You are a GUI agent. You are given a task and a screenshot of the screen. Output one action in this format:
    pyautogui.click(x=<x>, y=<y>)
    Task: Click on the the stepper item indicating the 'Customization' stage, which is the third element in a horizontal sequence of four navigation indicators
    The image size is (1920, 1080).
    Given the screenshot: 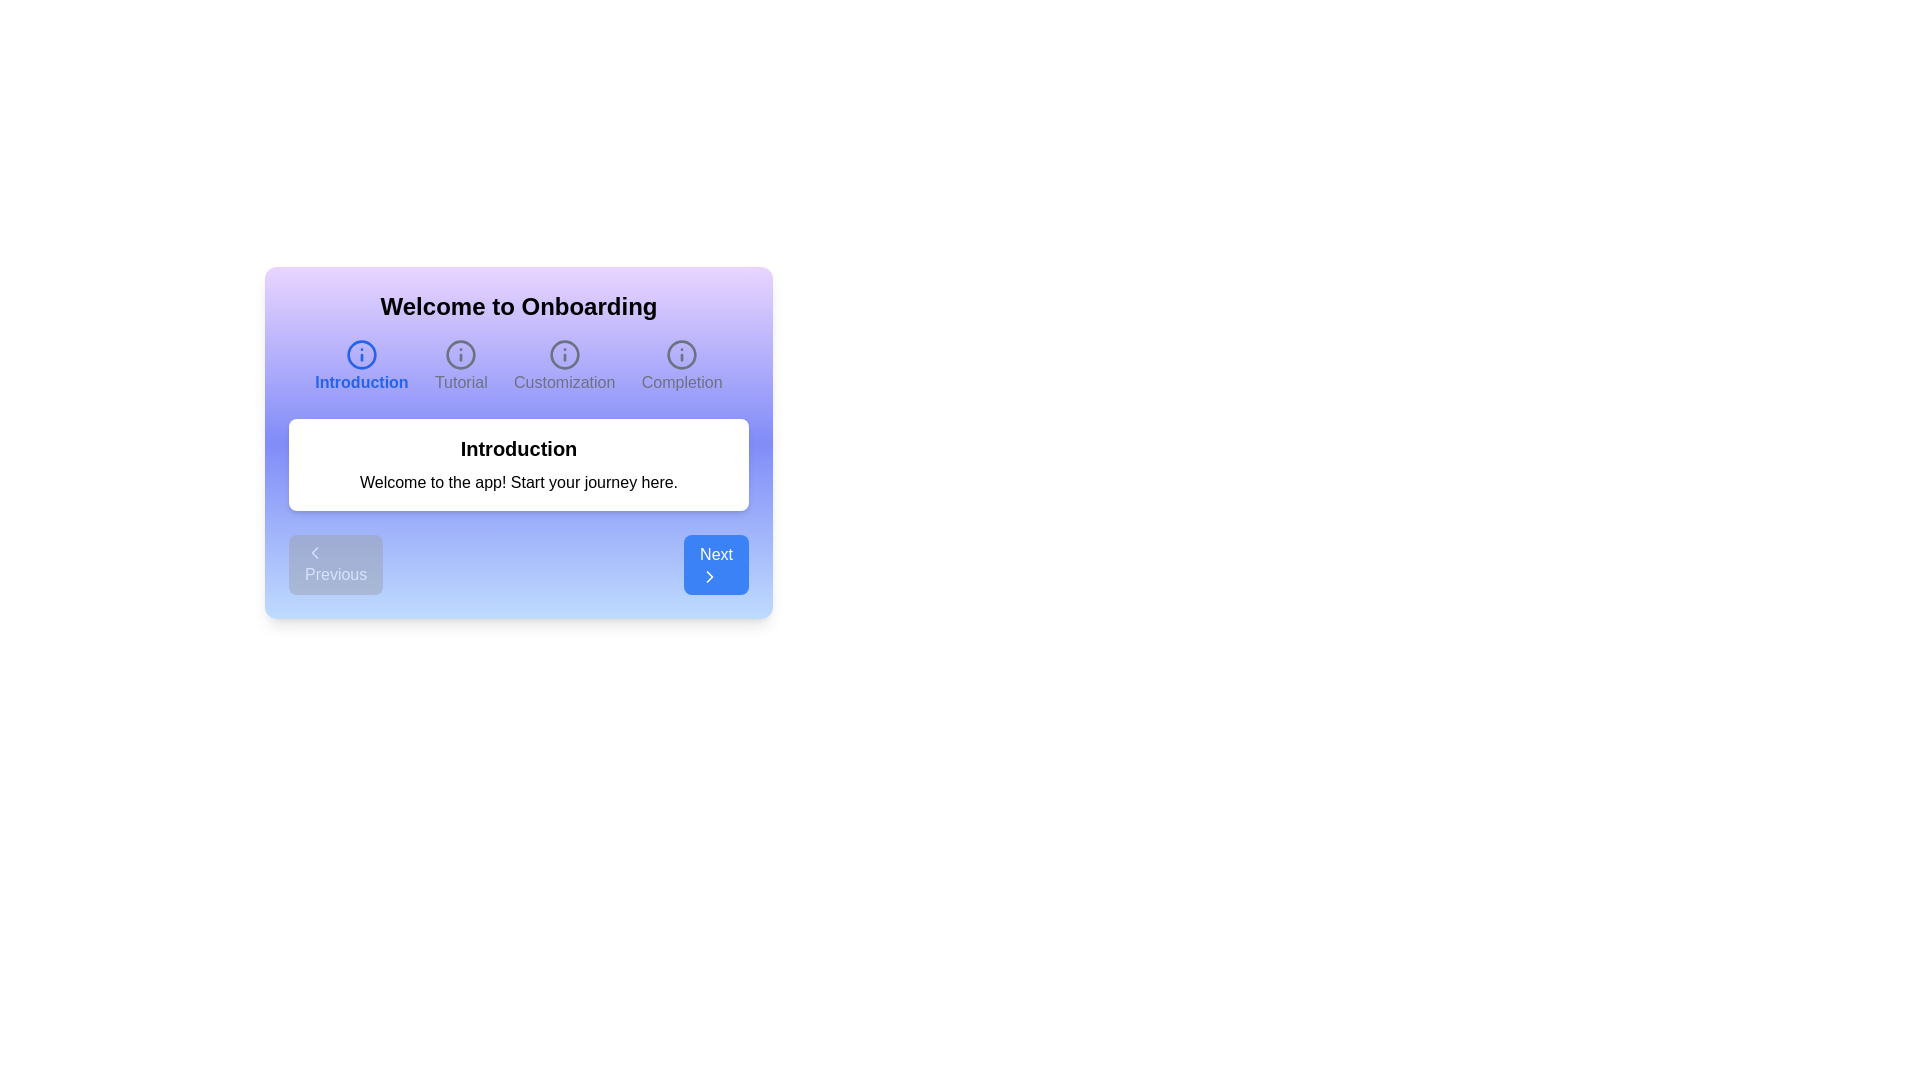 What is the action you would take?
    pyautogui.click(x=563, y=366)
    